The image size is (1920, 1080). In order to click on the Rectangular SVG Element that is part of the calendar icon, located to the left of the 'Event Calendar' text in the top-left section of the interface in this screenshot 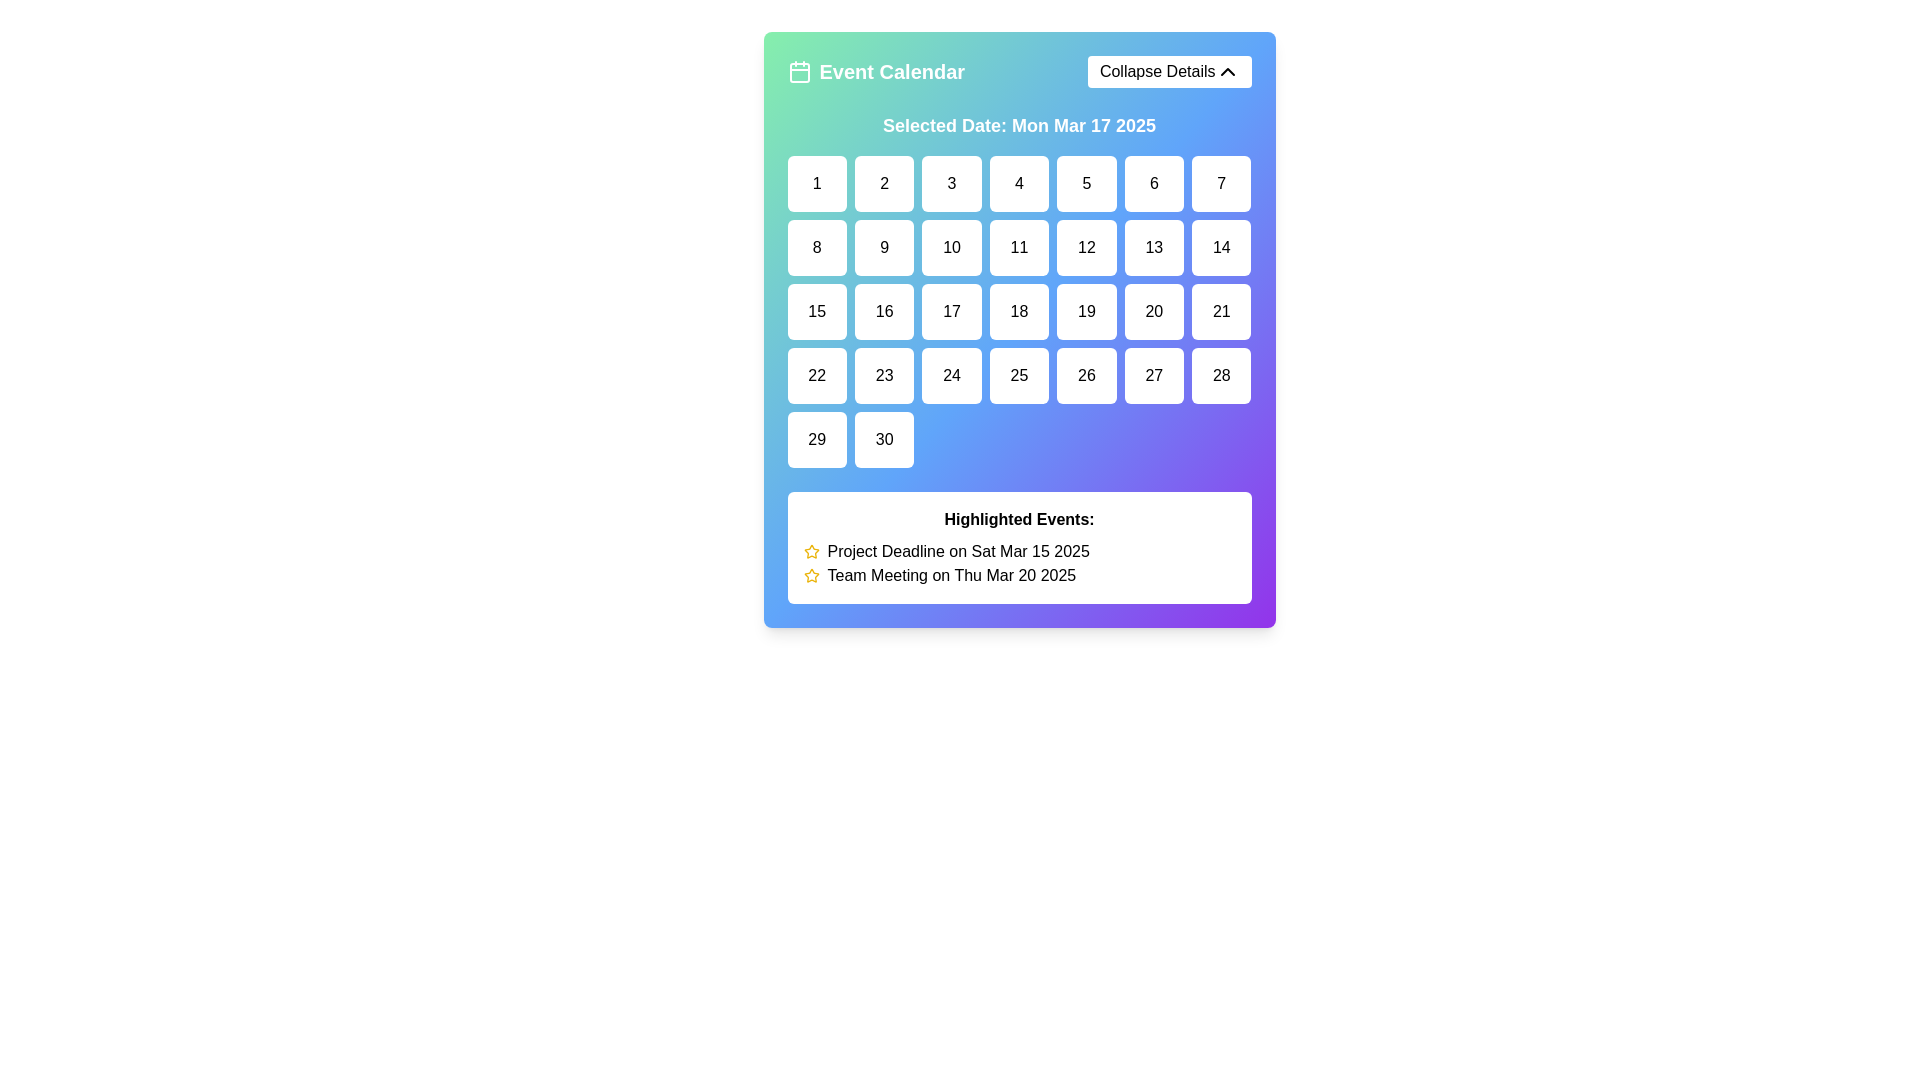, I will do `click(798, 72)`.